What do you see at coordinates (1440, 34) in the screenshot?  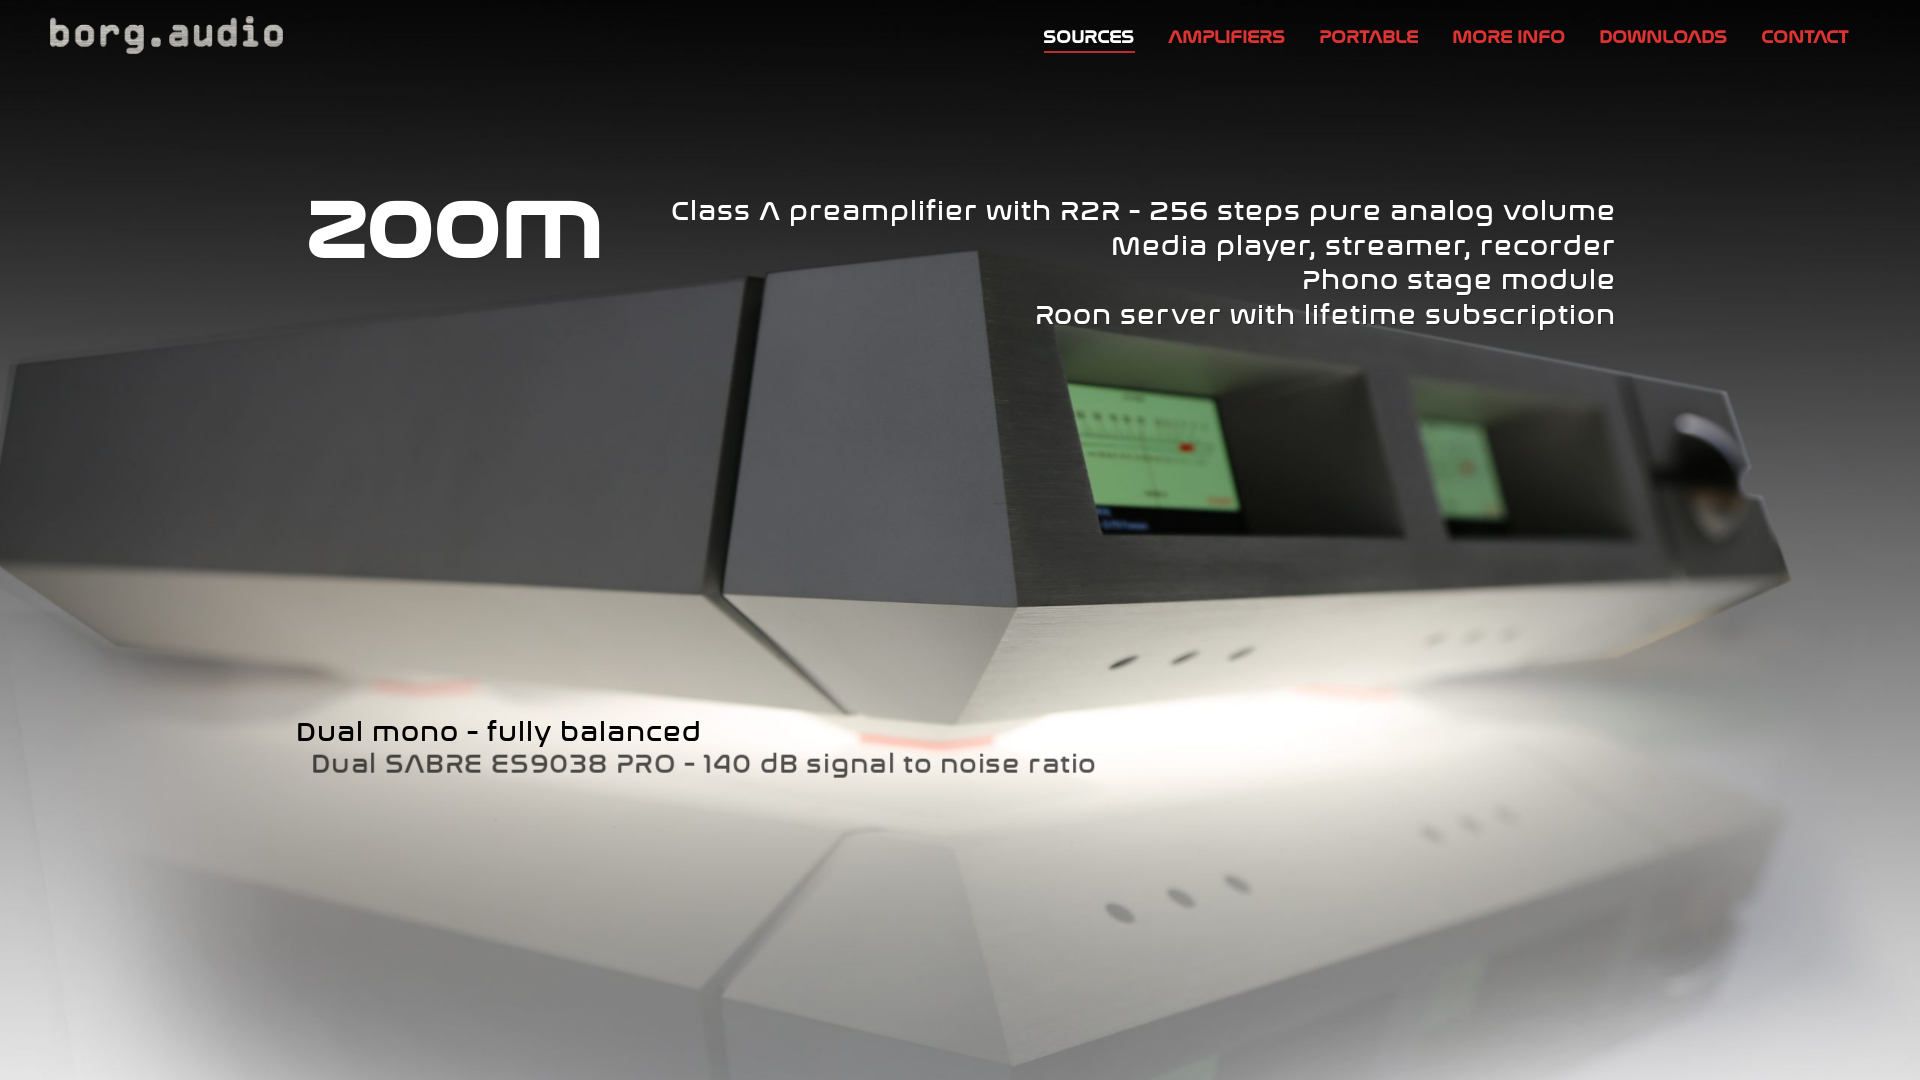 I see `'MORE INFO'` at bounding box center [1440, 34].